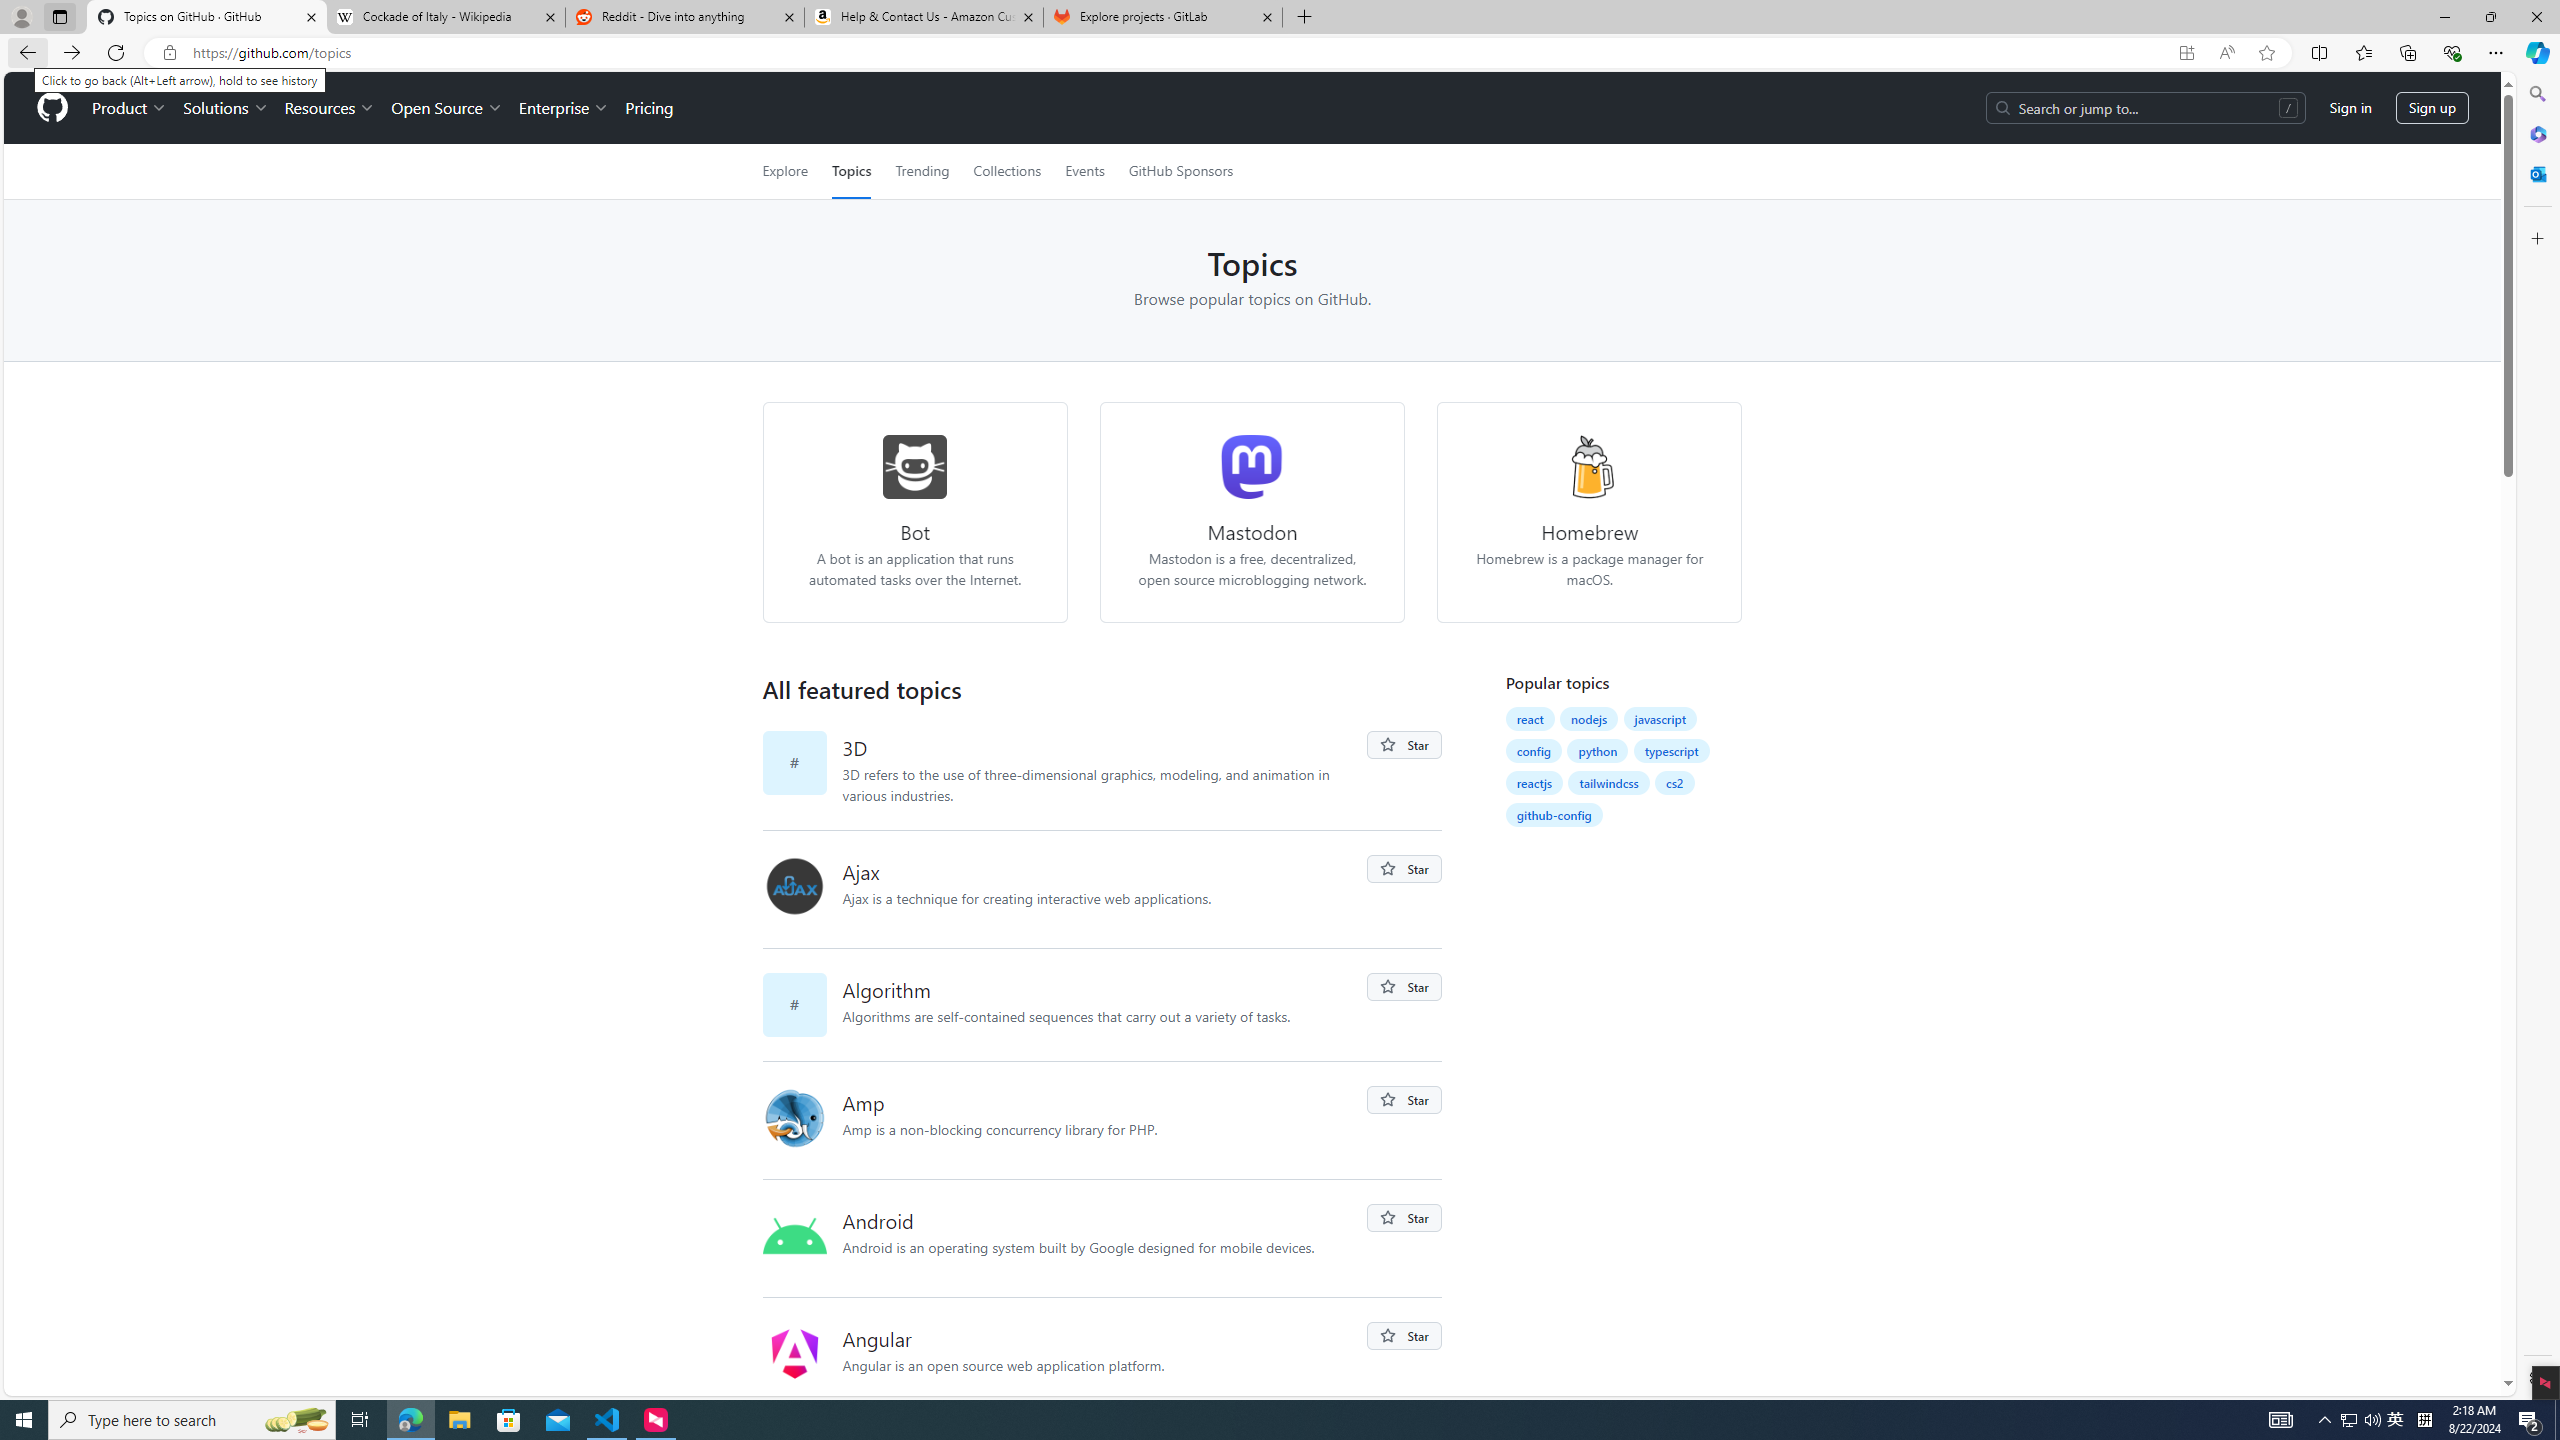  Describe the element at coordinates (1104, 1119) in the screenshot. I see `'Amp Amp is a non-blocking concurrency library for PHP.'` at that location.